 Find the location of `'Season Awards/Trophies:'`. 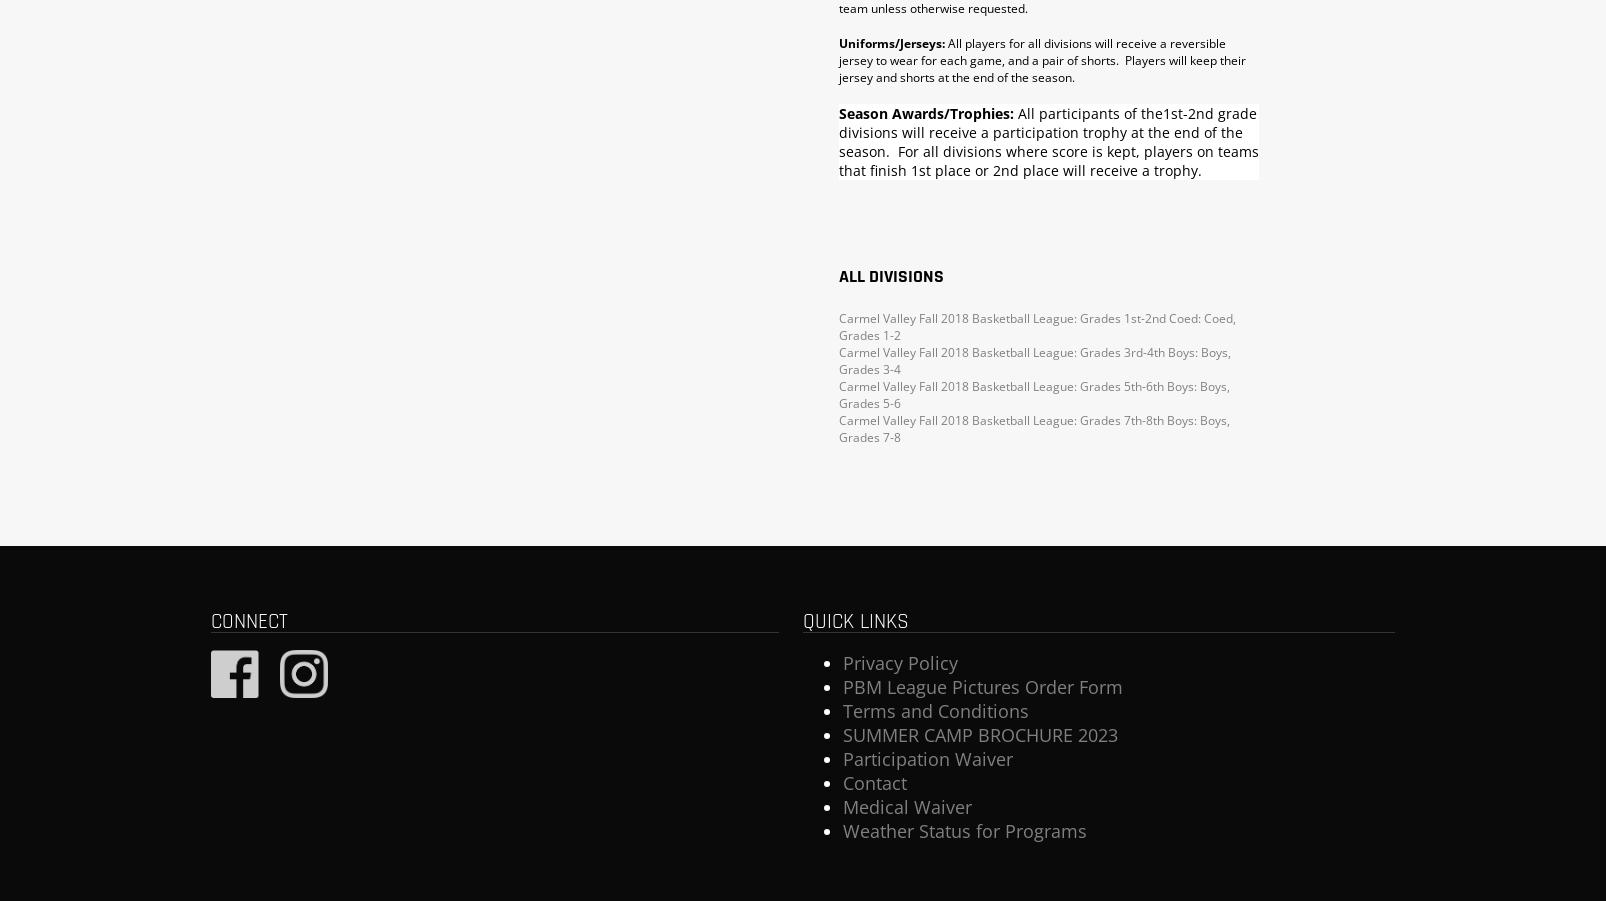

'Season Awards/Trophies:' is located at coordinates (926, 112).